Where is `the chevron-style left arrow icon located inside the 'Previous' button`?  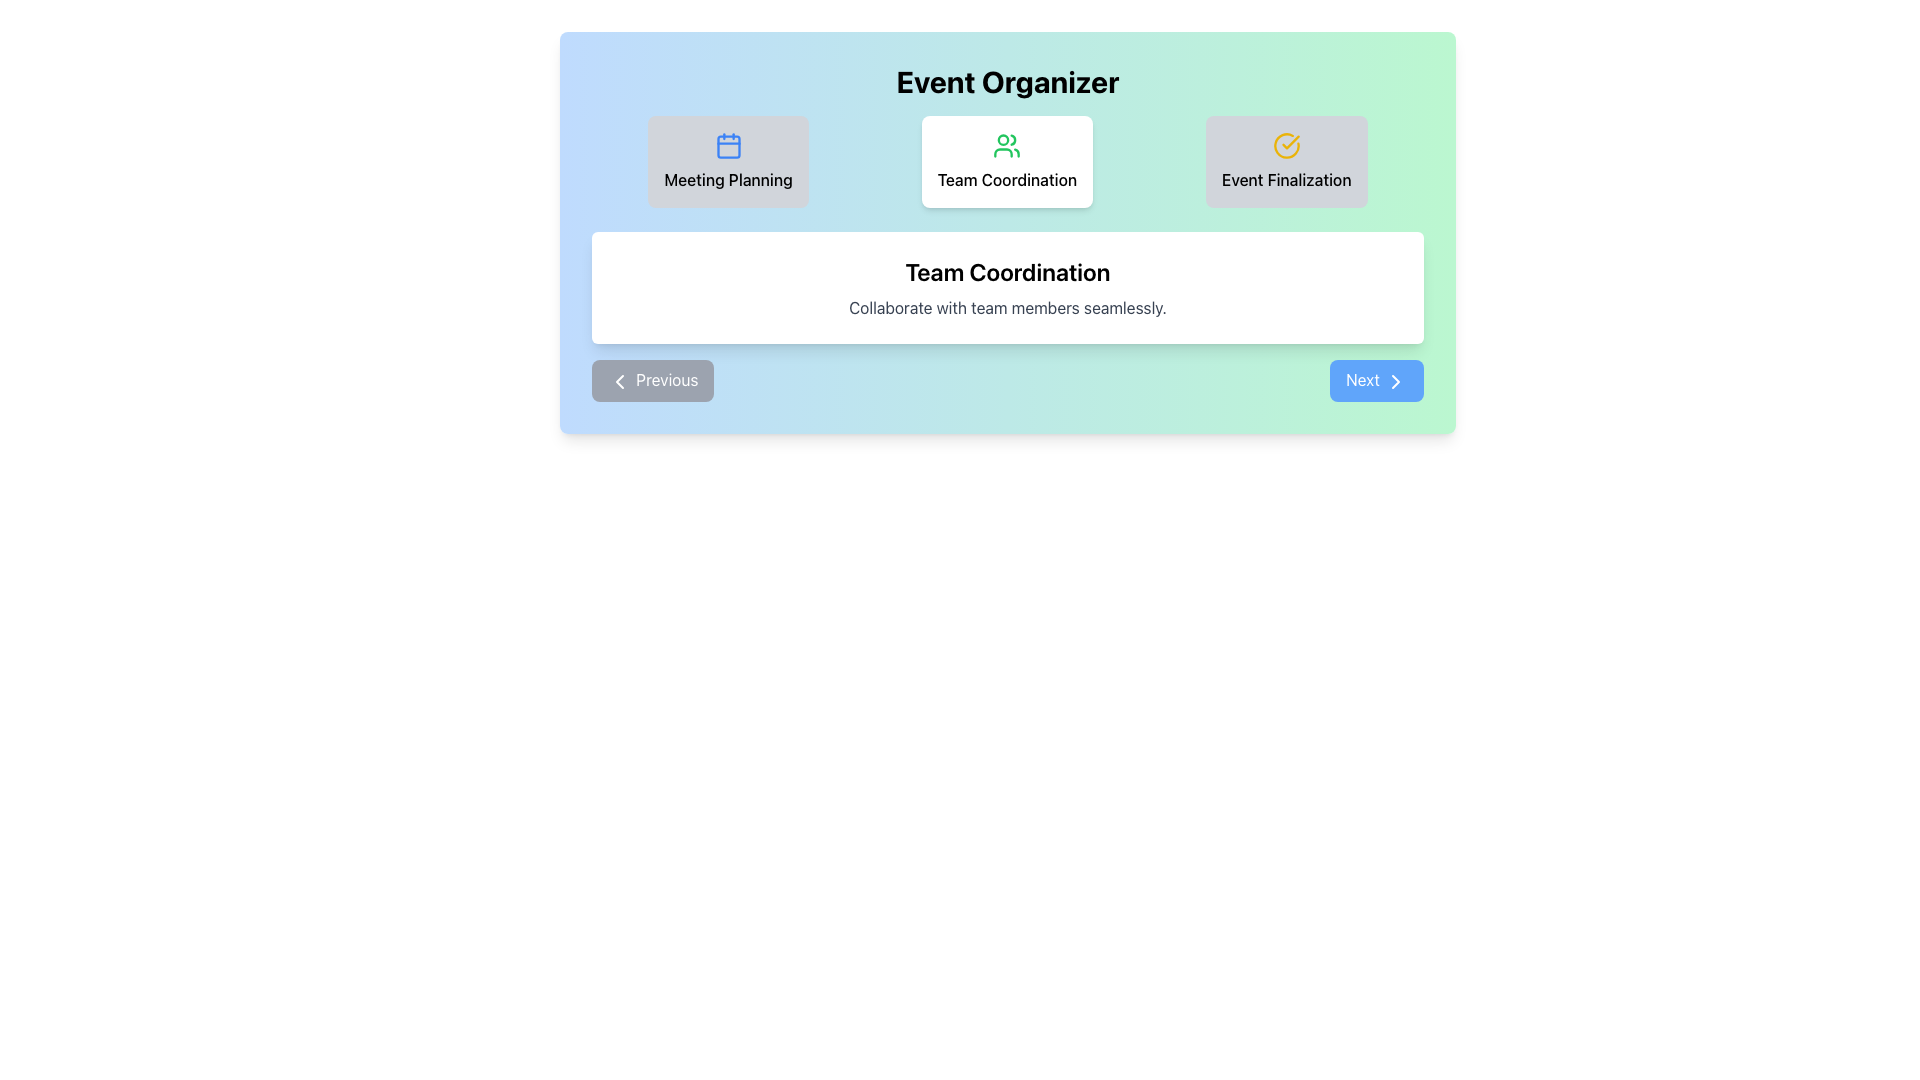
the chevron-style left arrow icon located inside the 'Previous' button is located at coordinates (618, 381).